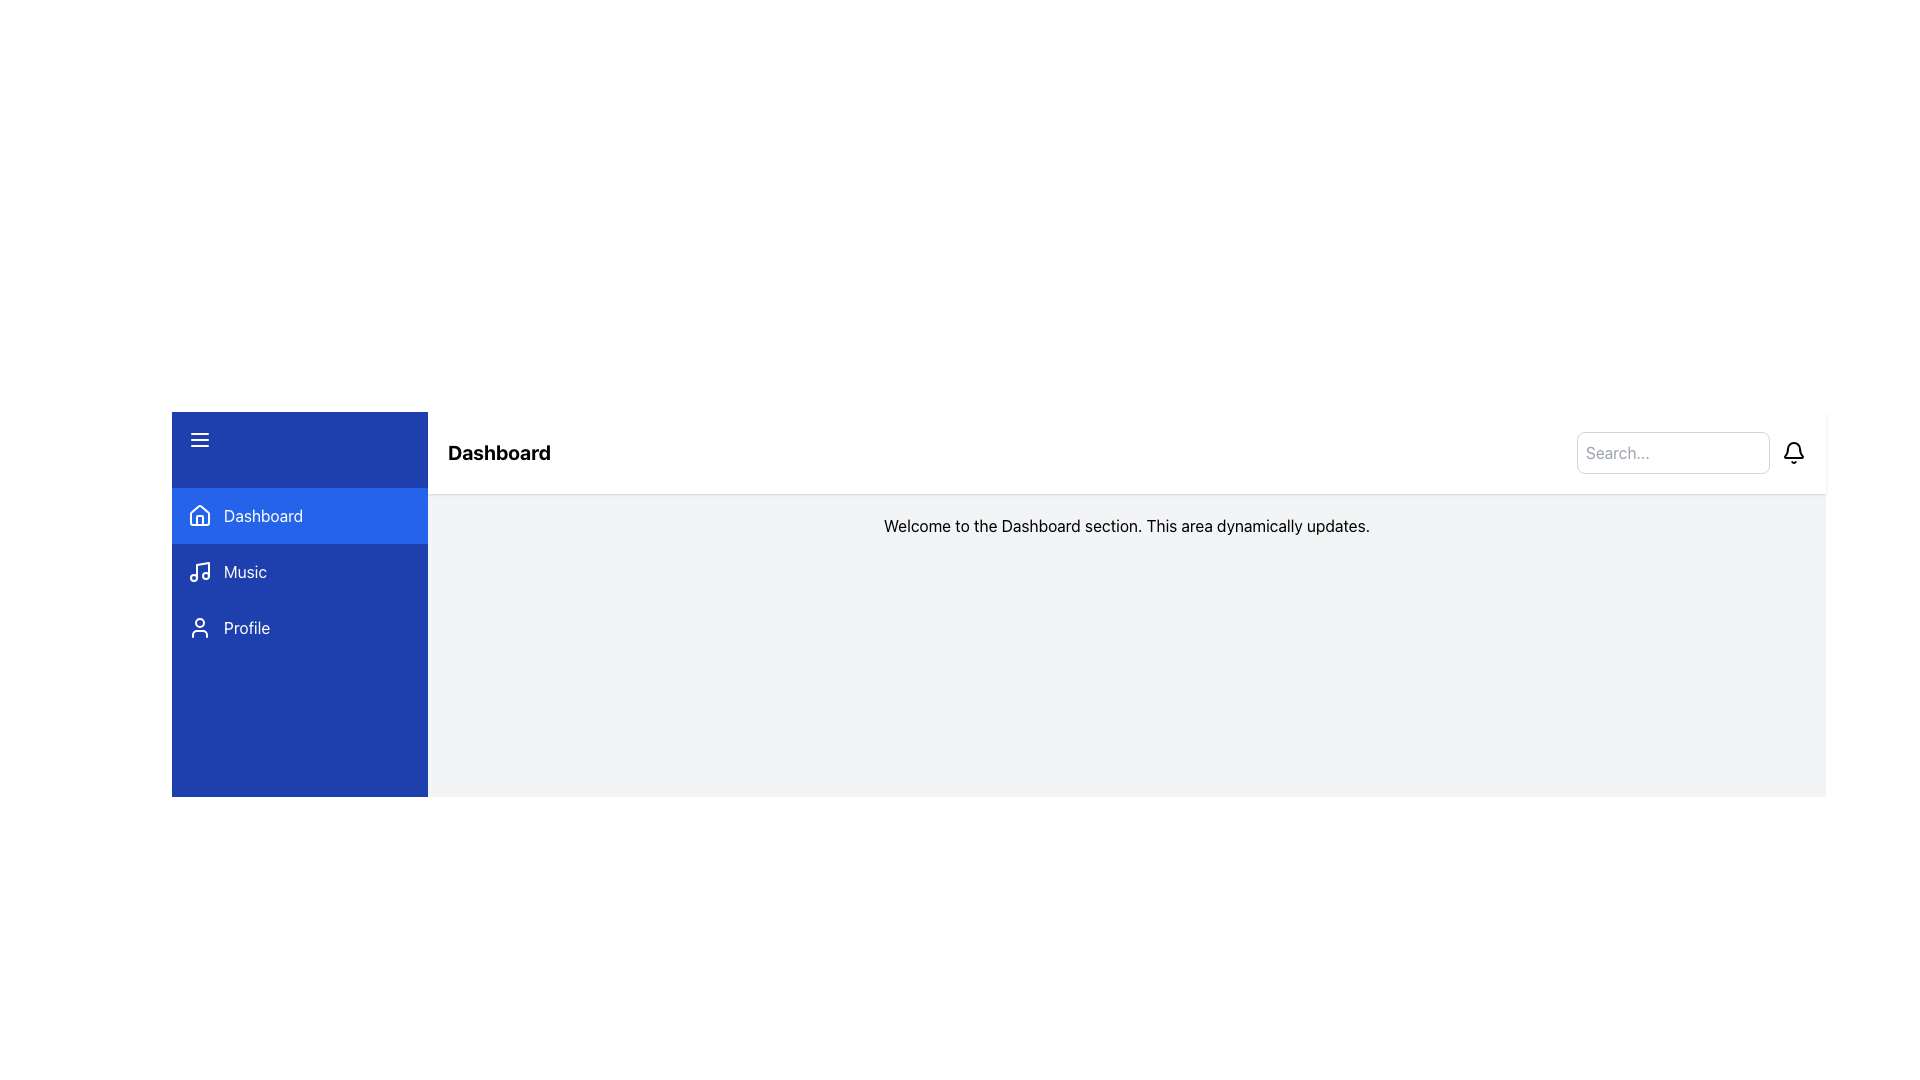 The image size is (1920, 1080). I want to click on the rectangular blue button with three horizontal lines at the top of the vertical sidebar menu on the left side of the interface, so click(298, 438).